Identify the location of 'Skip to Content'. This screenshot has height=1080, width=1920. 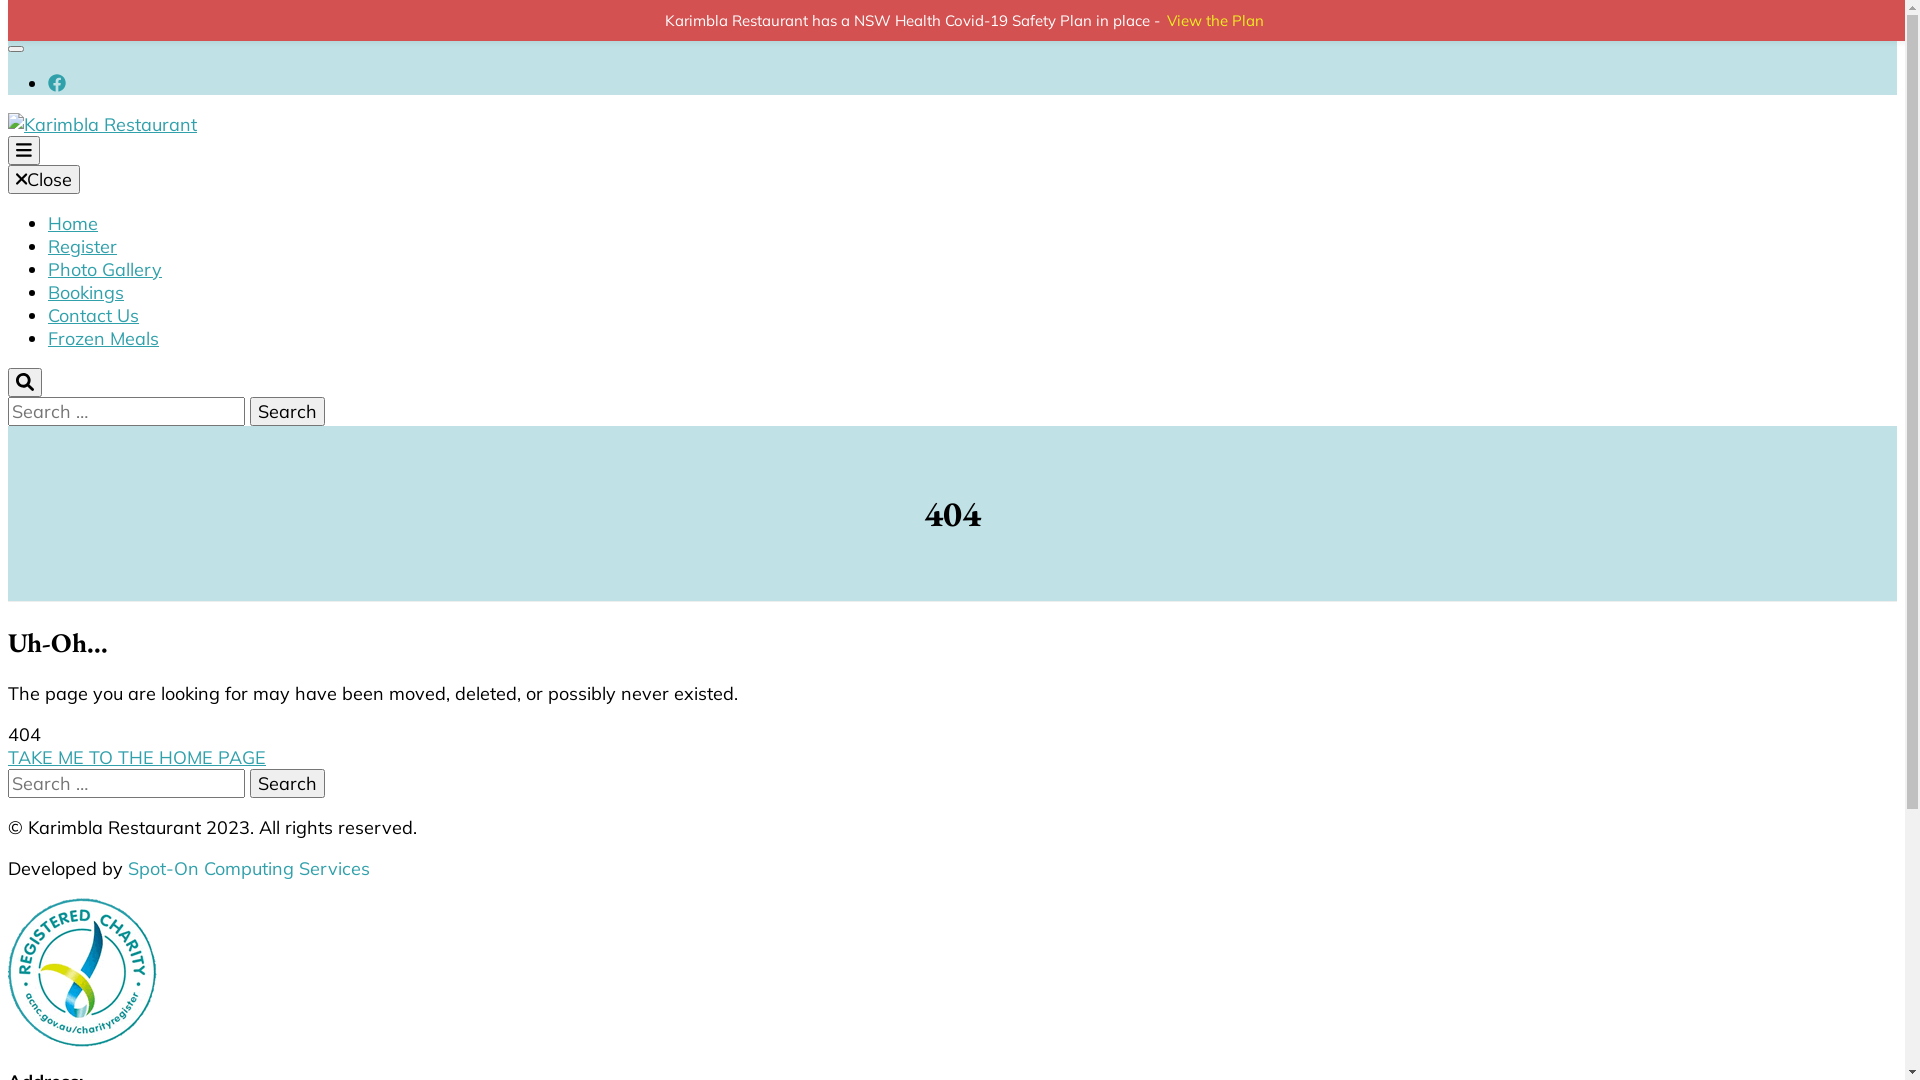
(71, 19).